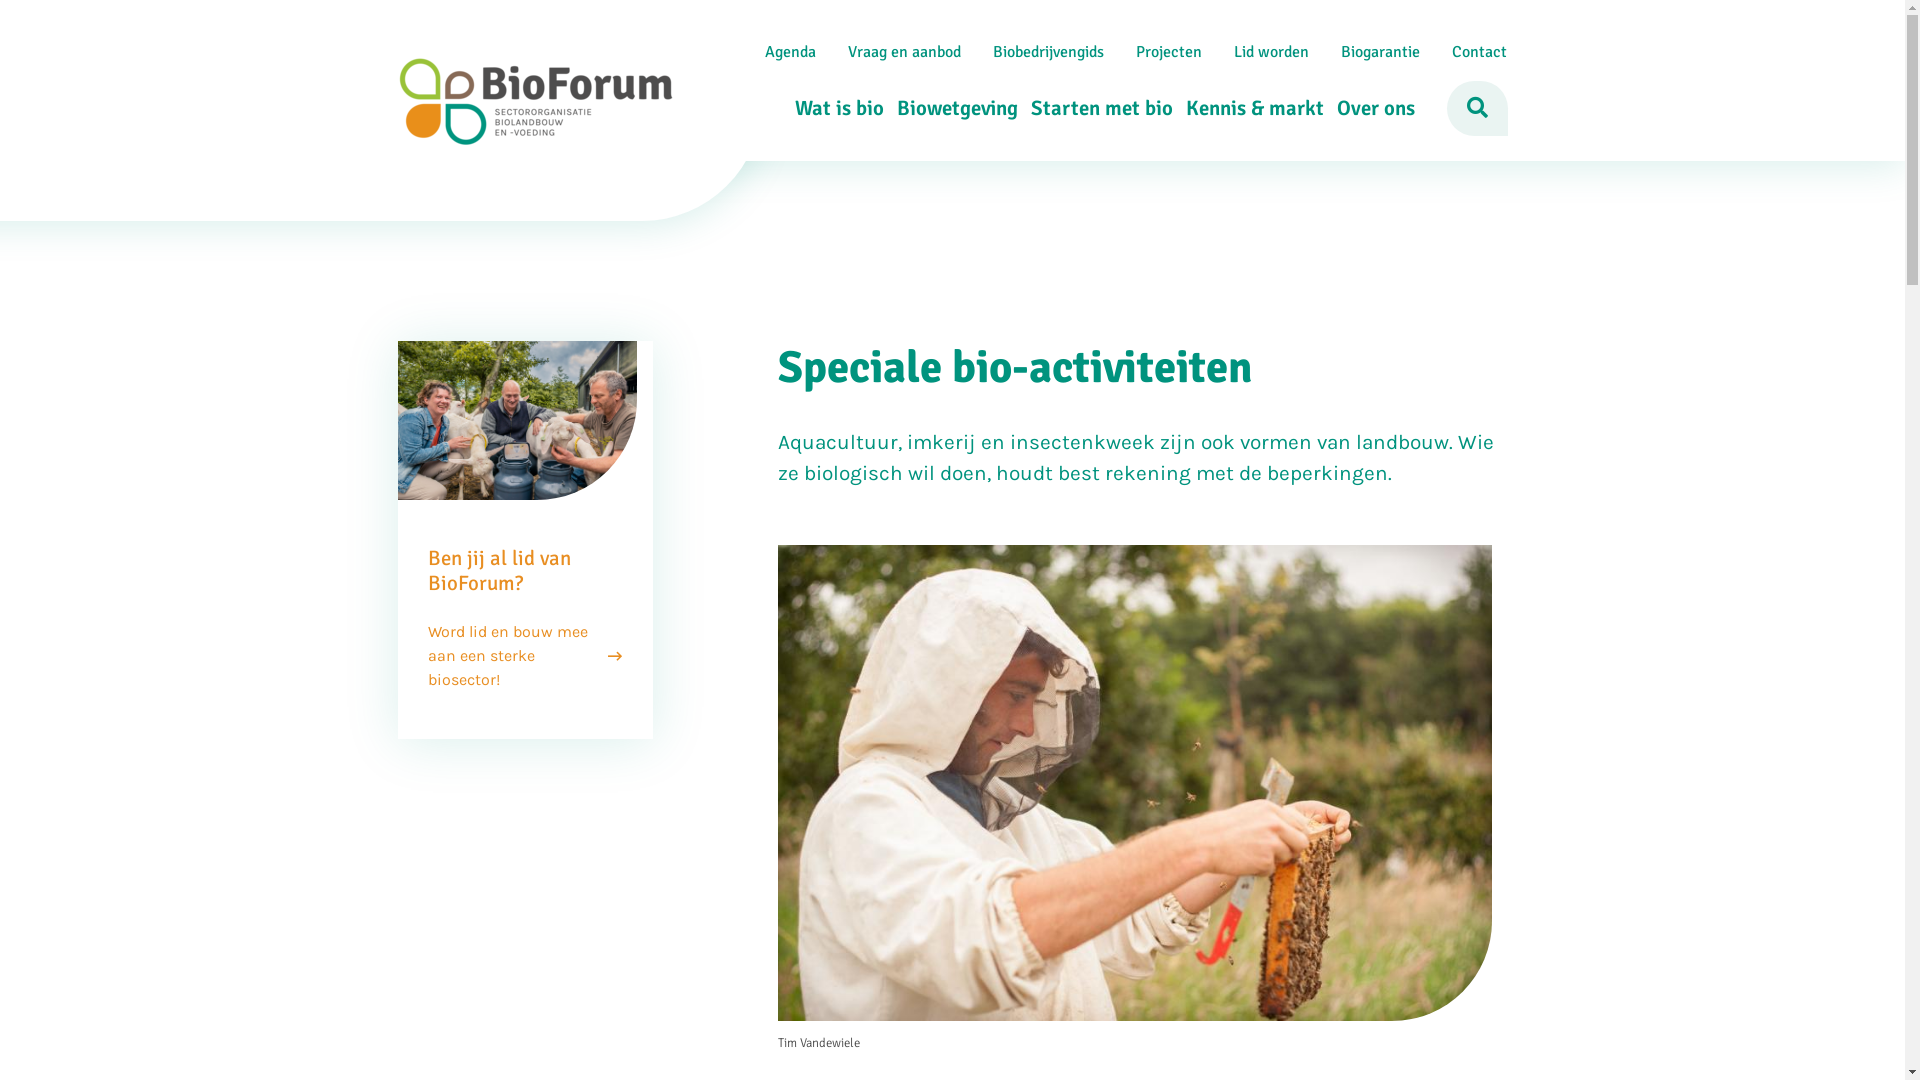 The width and height of the screenshot is (1920, 1080). I want to click on 'Wat is bio', so click(781, 108).